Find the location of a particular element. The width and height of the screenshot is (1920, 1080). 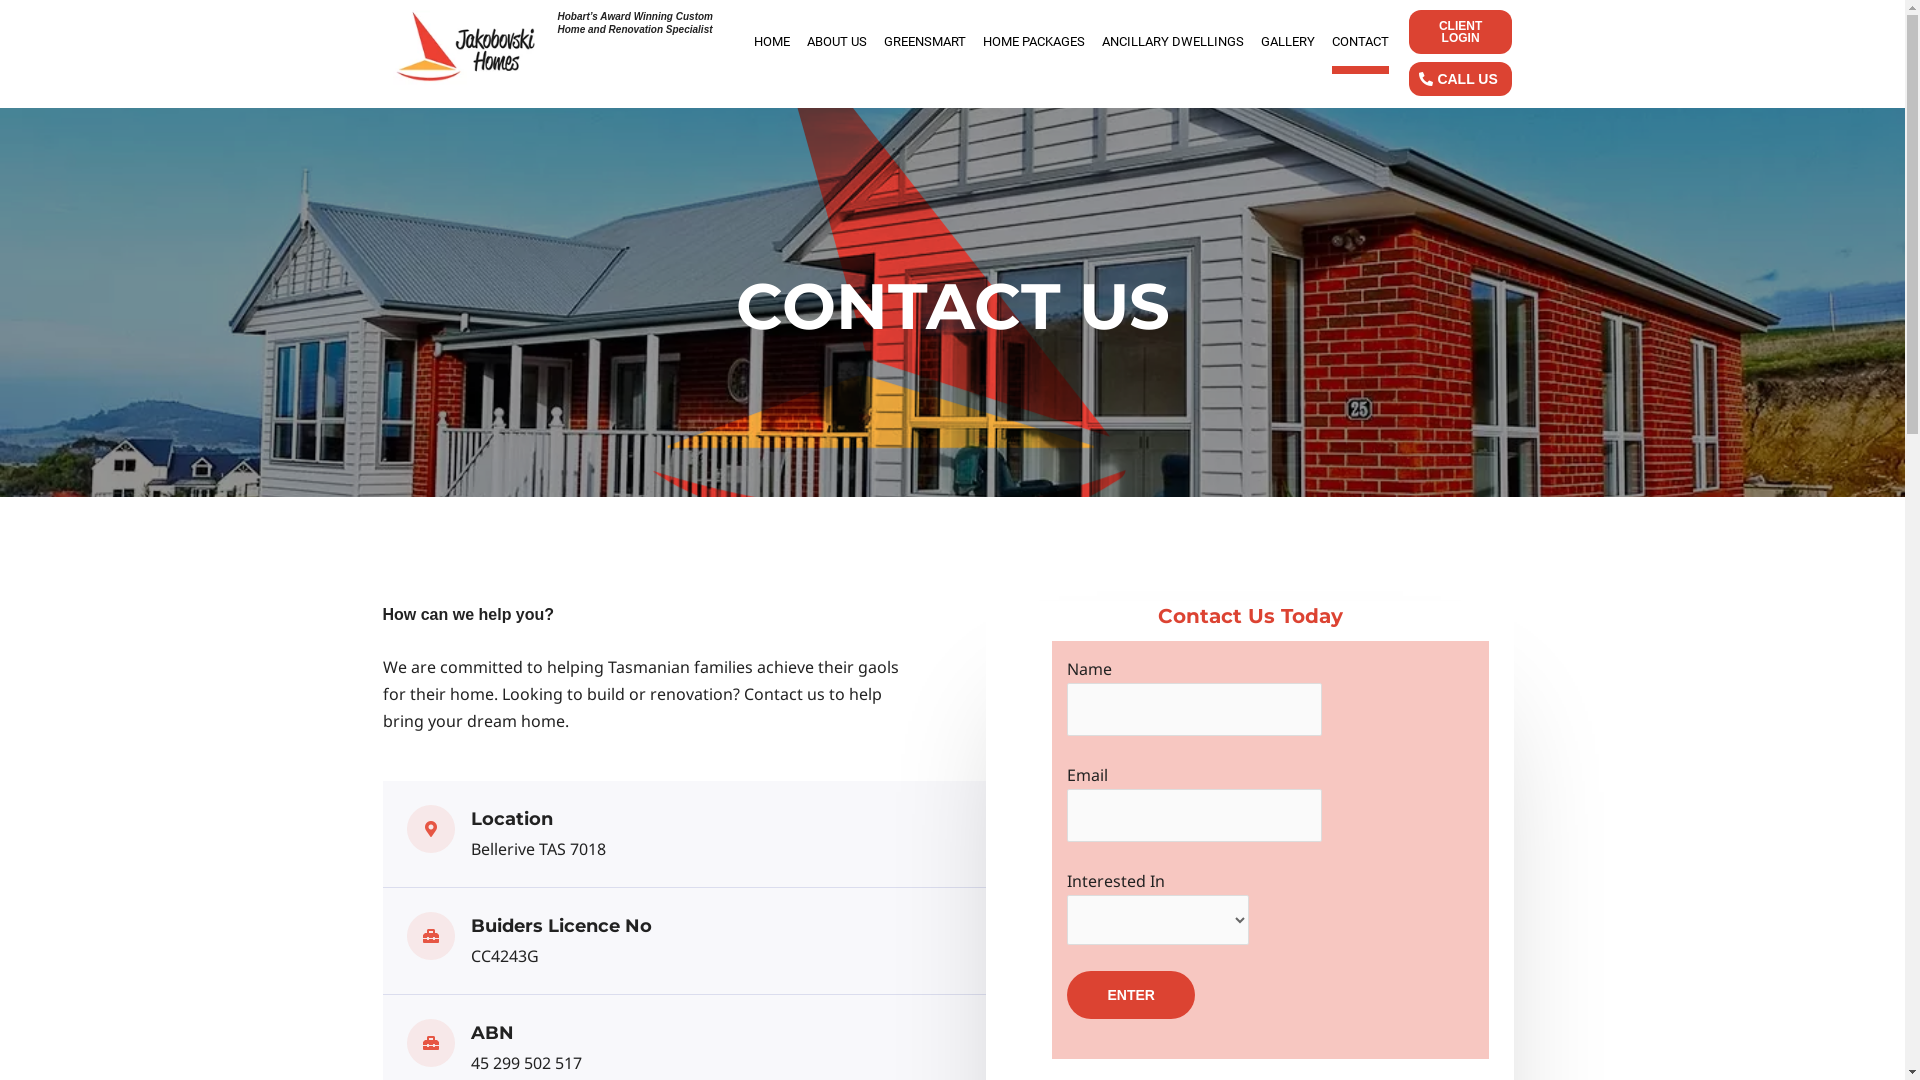

'GALLERY' is located at coordinates (1260, 42).